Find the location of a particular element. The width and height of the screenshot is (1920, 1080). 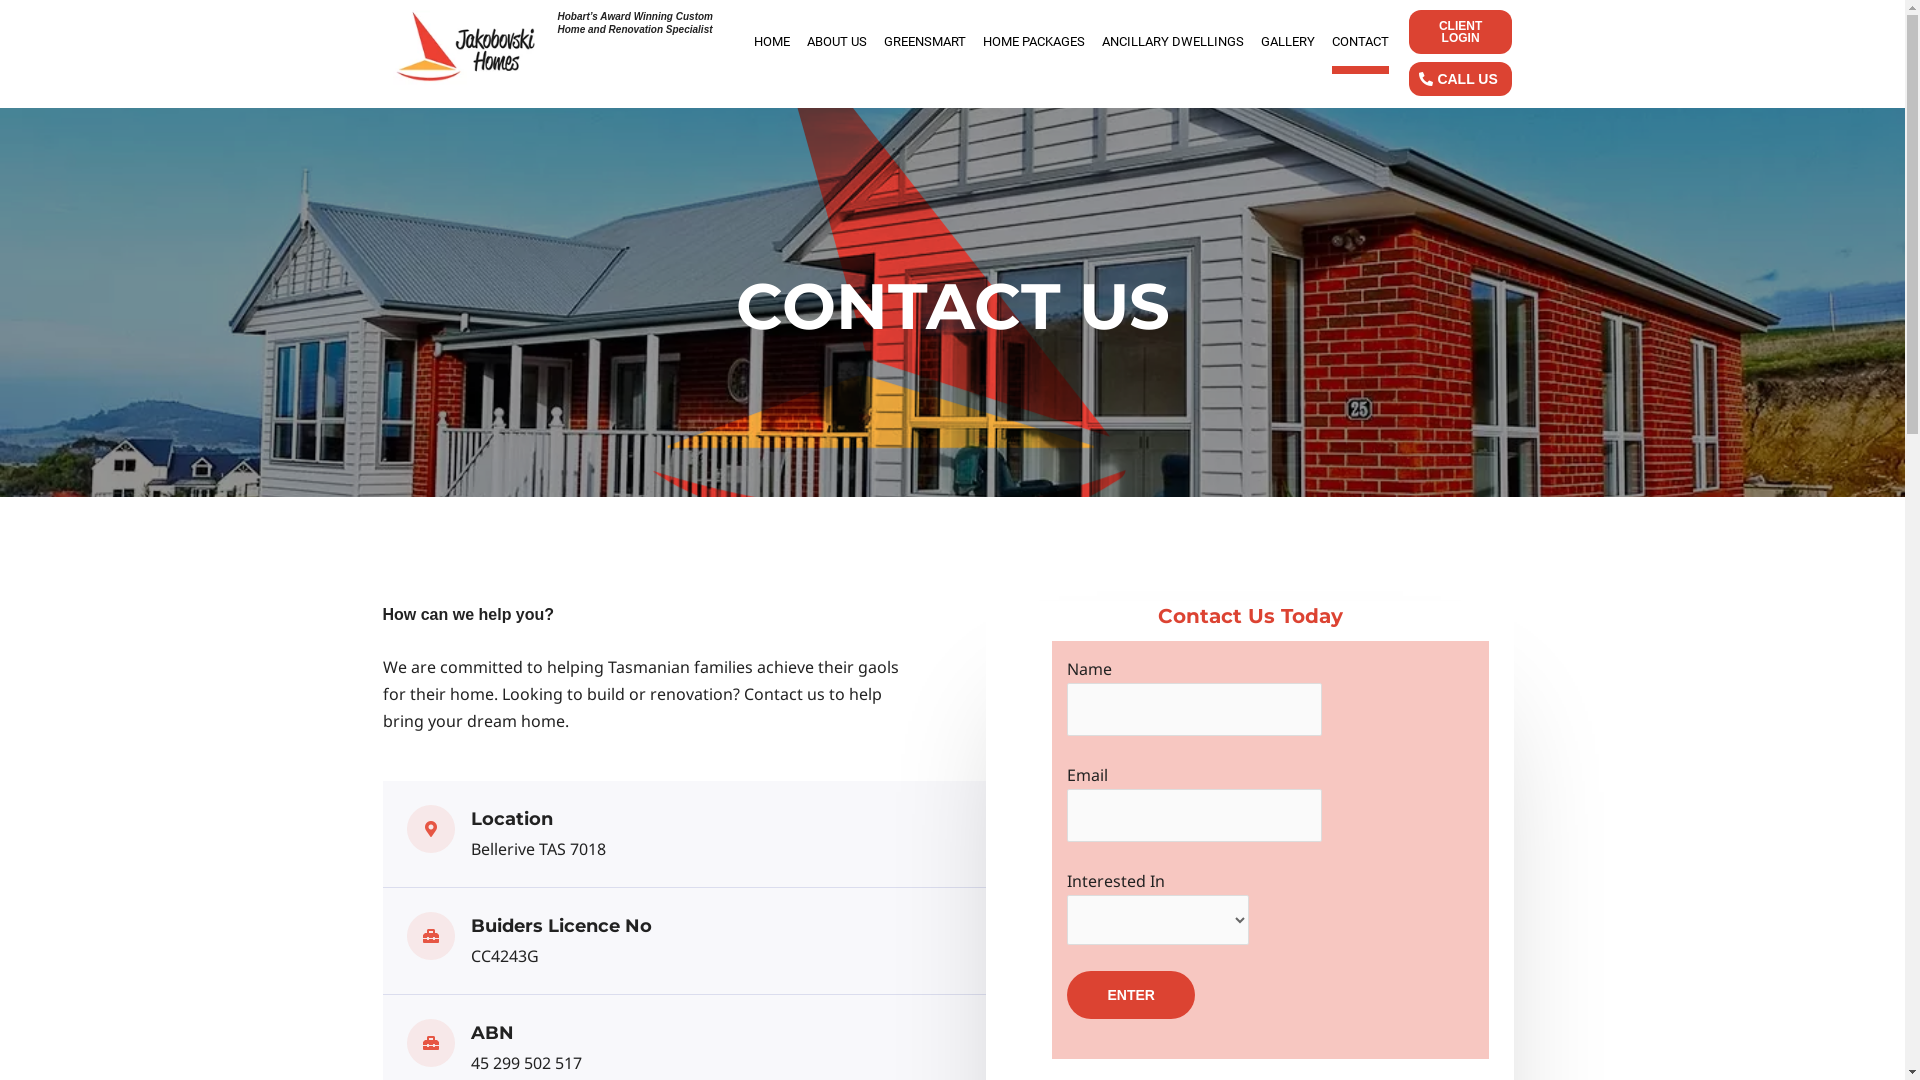

'GALLERY' is located at coordinates (1260, 42).